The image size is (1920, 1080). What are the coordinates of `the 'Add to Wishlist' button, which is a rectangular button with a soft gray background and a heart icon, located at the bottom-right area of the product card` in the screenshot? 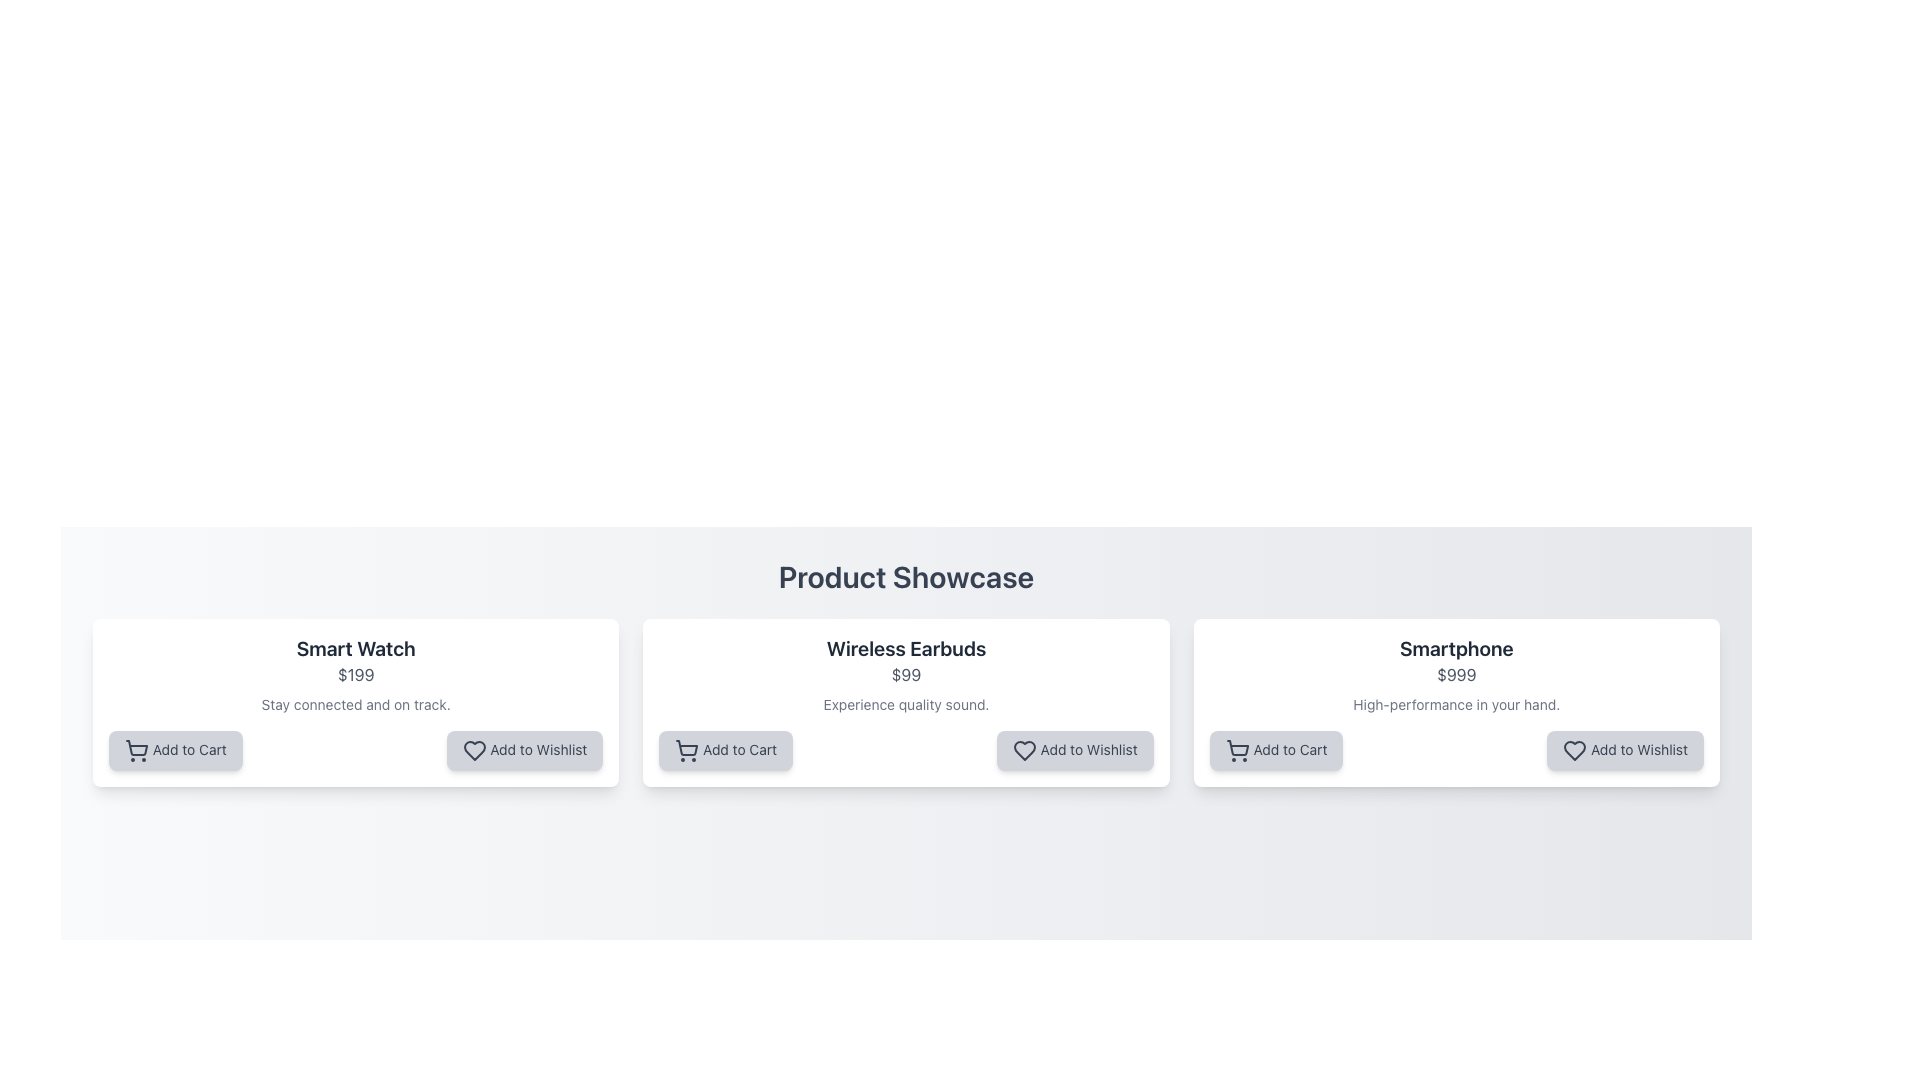 It's located at (1625, 751).